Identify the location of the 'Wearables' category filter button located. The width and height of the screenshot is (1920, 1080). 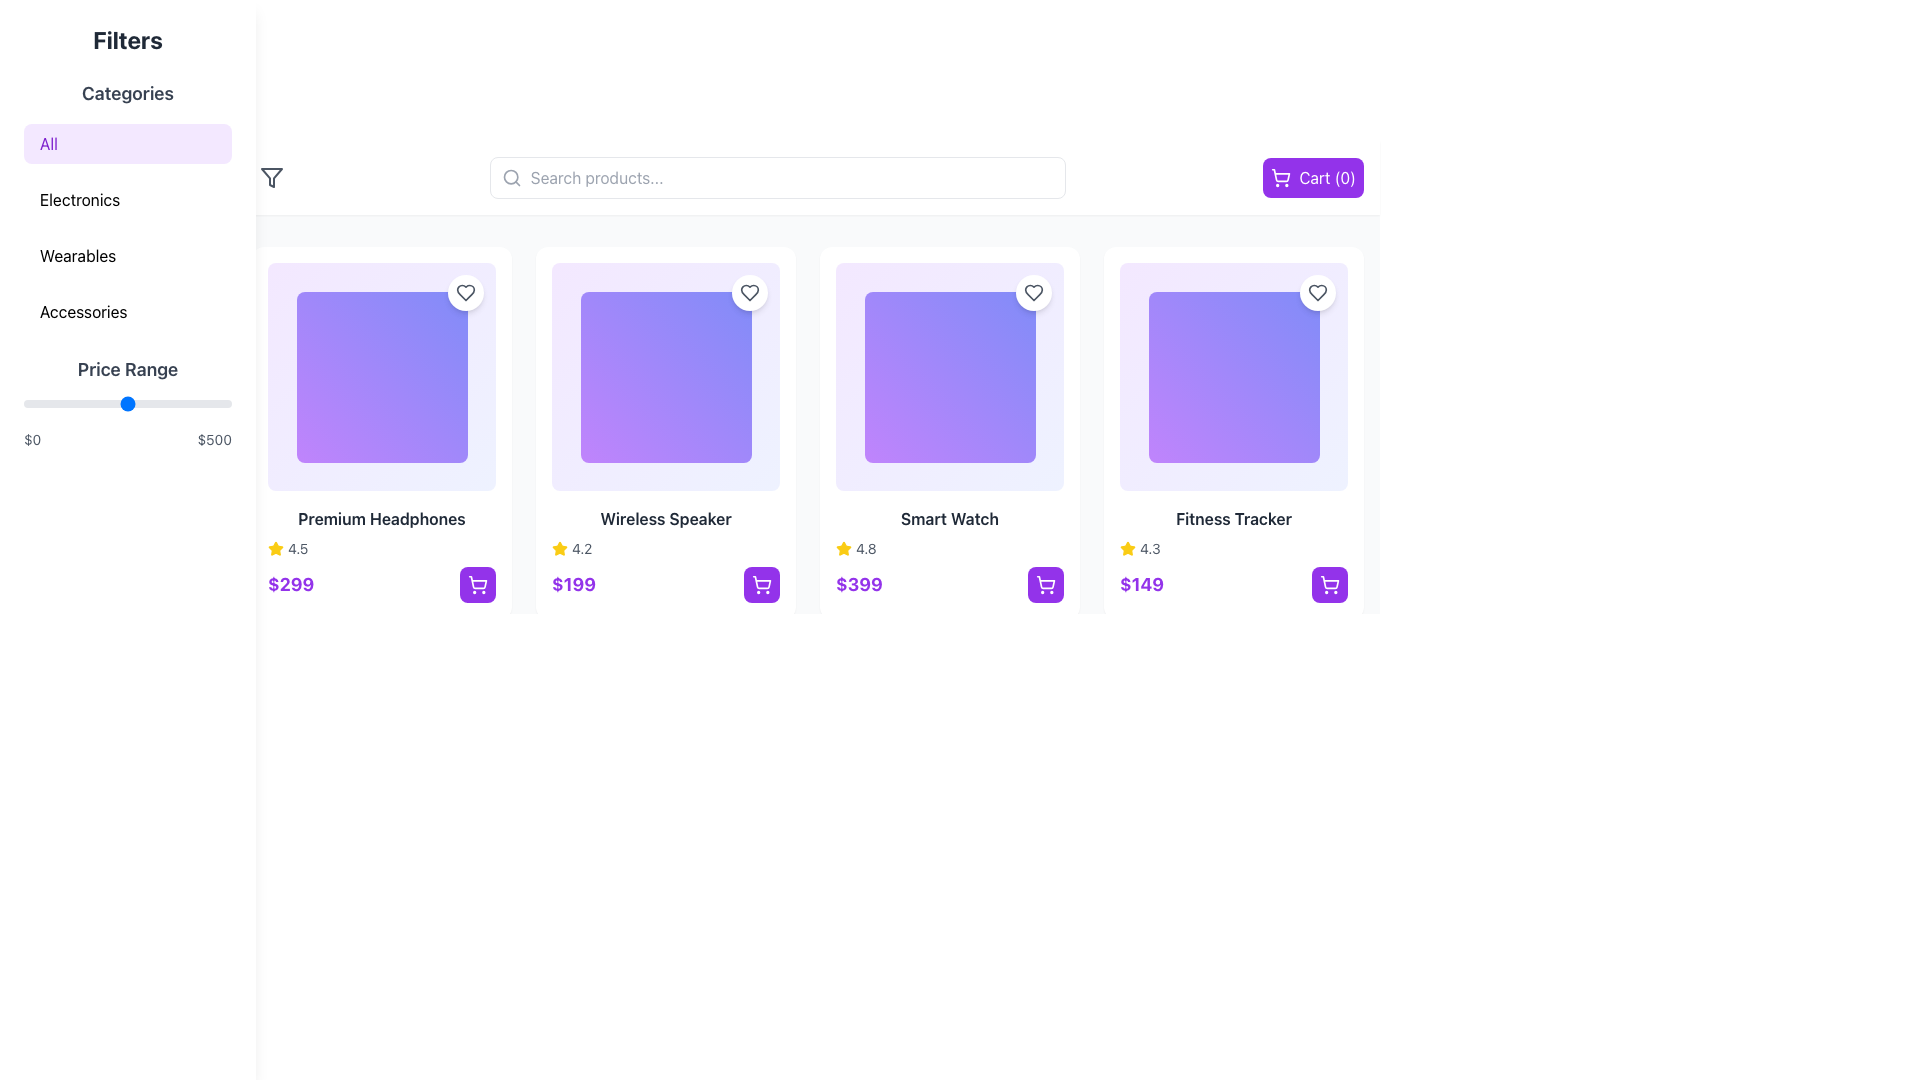
(127, 254).